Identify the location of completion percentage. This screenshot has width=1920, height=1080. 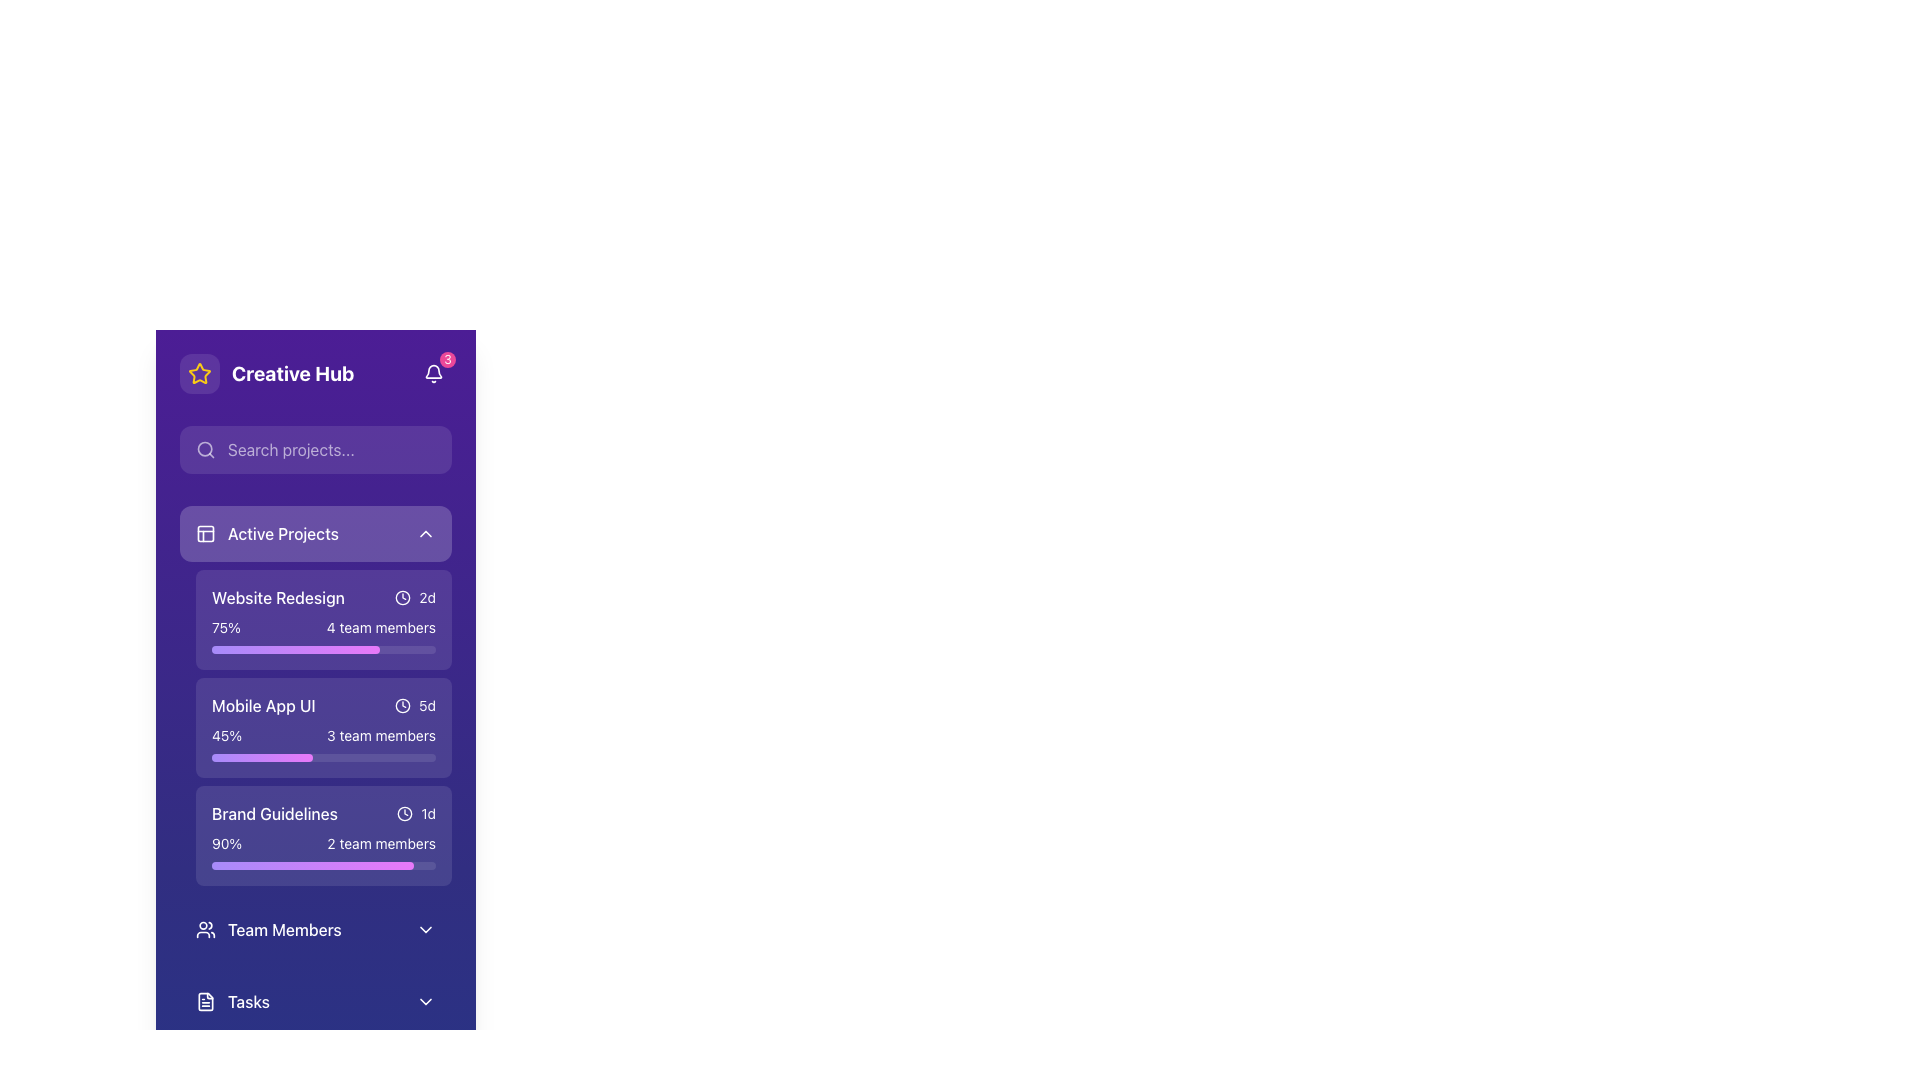
(227, 650).